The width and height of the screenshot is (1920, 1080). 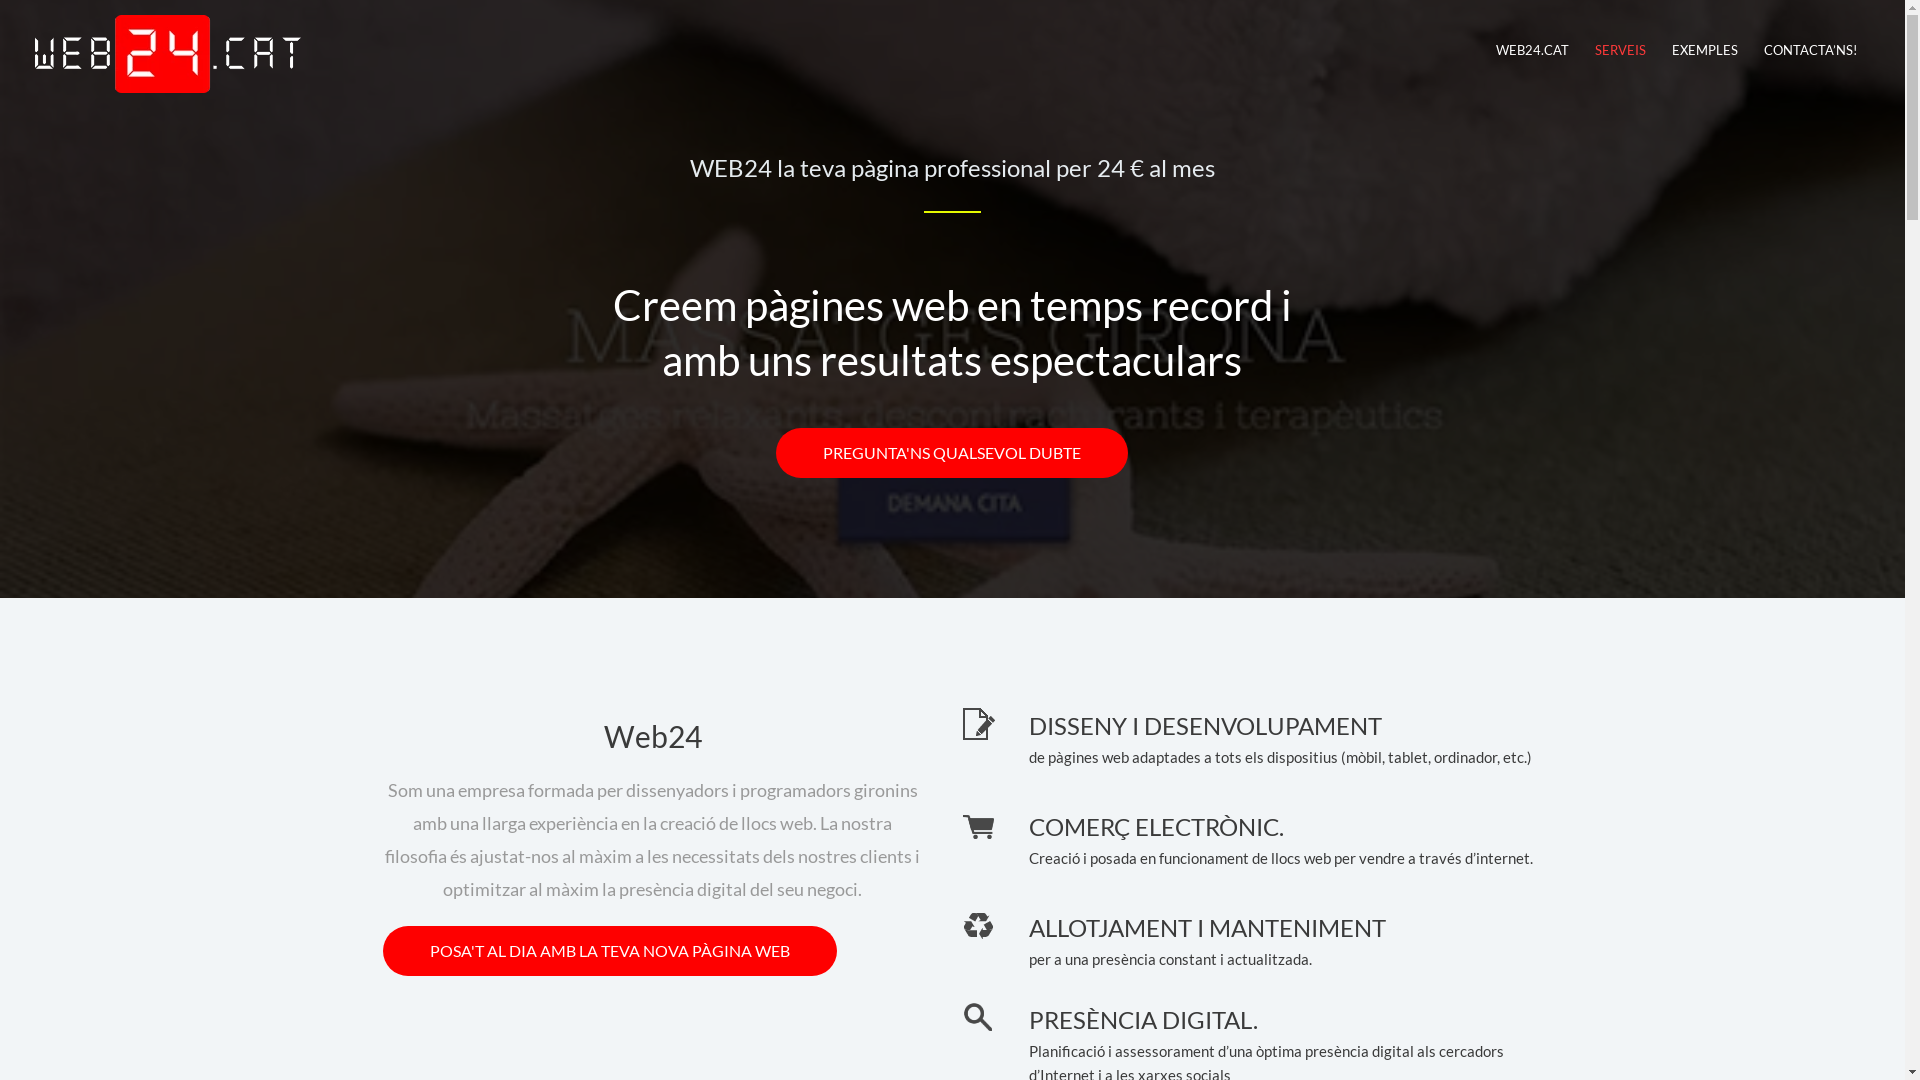 I want to click on 'WEB24.CAT', so click(x=1531, y=49).